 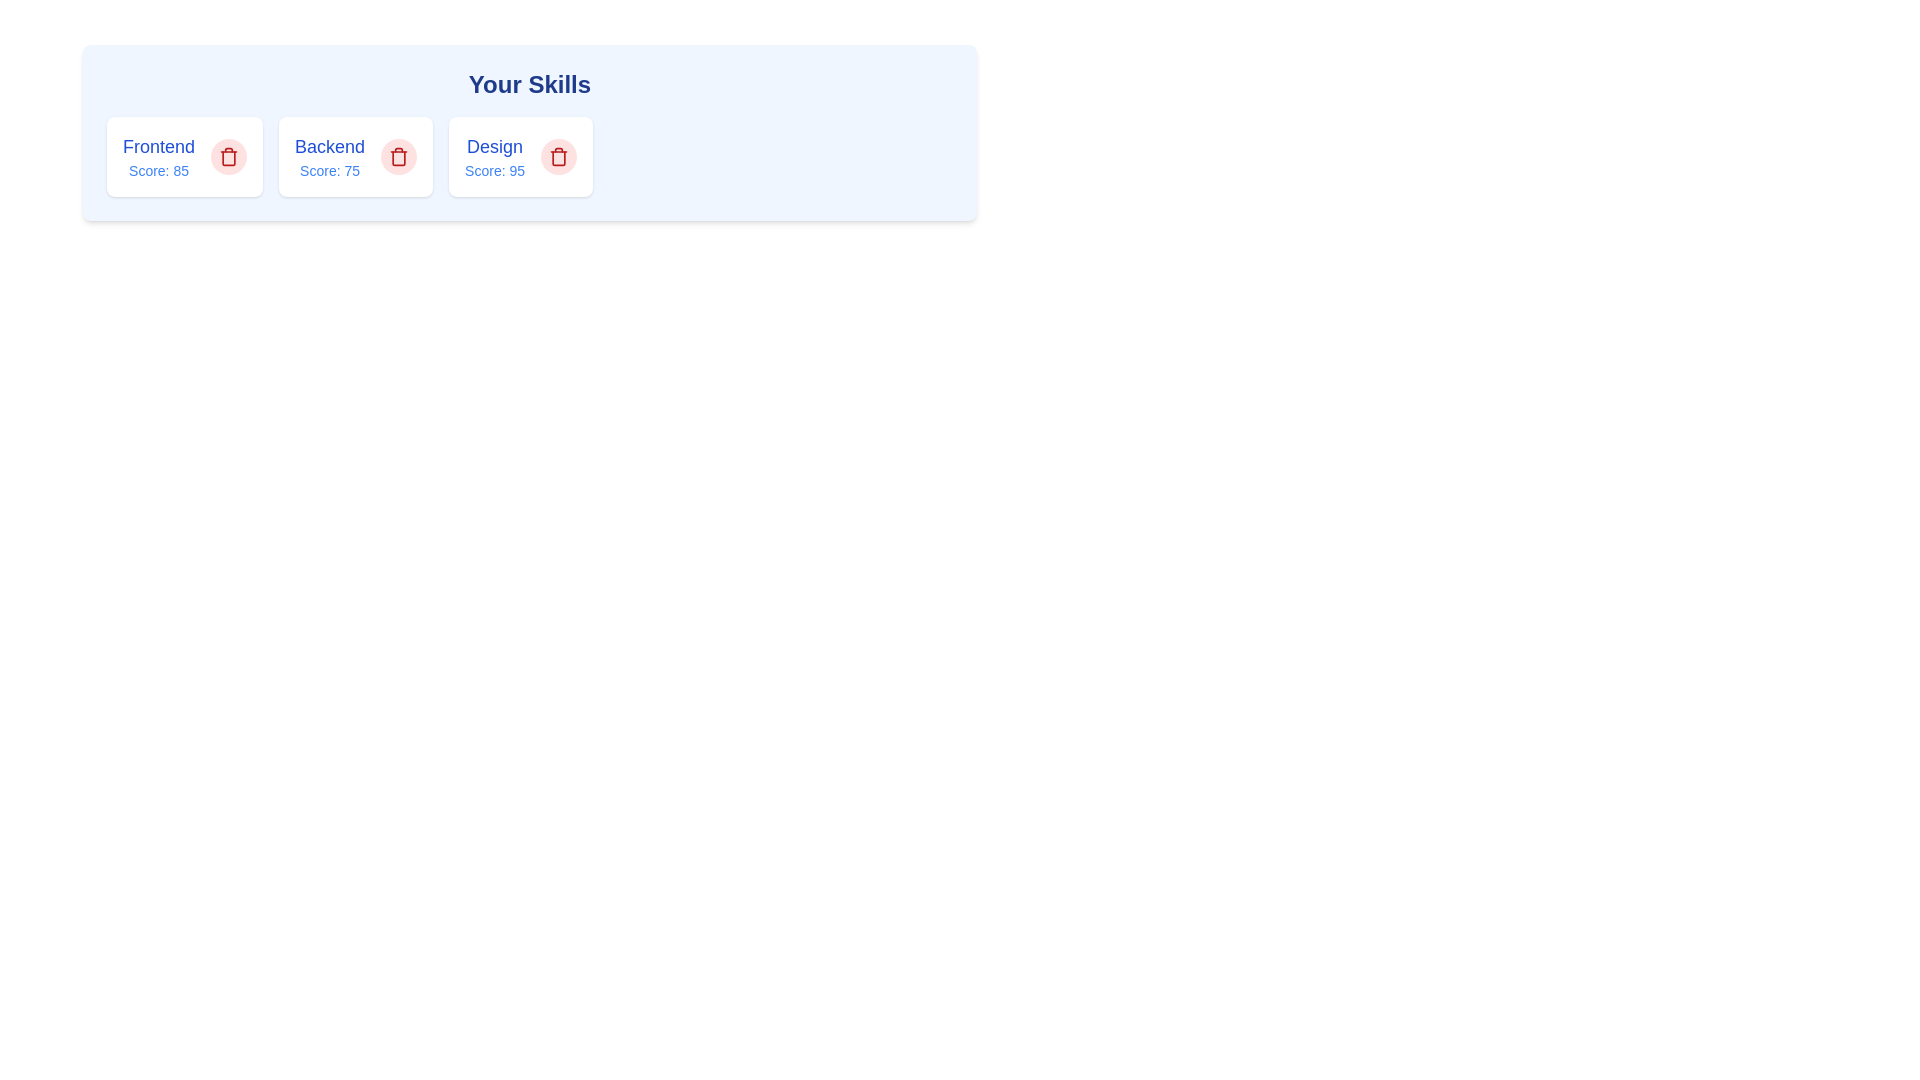 I want to click on remove button for the tag with name Frontend, so click(x=229, y=156).